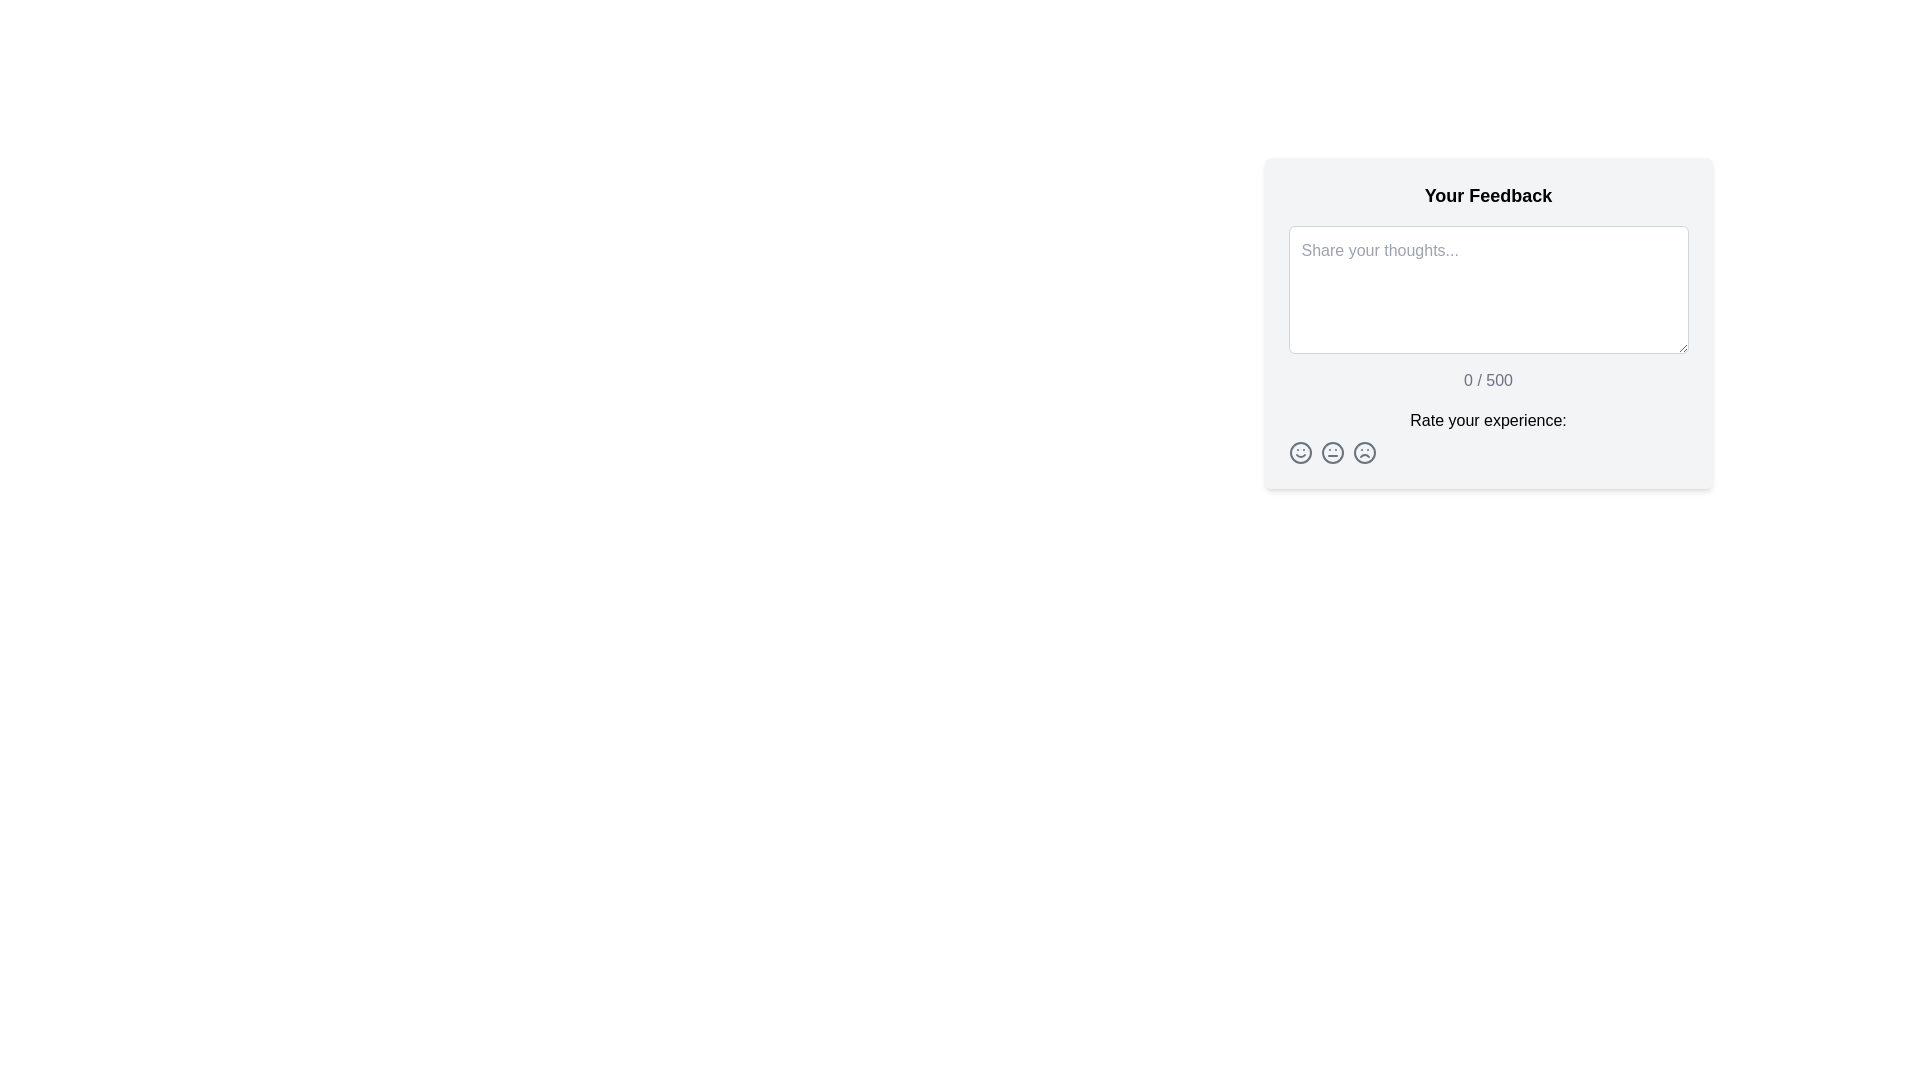 The height and width of the screenshot is (1080, 1920). Describe the element at coordinates (1332, 452) in the screenshot. I see `the SVG circle element that represents a 'neutral' or 'meh' sentiment in the user feedback interface` at that location.